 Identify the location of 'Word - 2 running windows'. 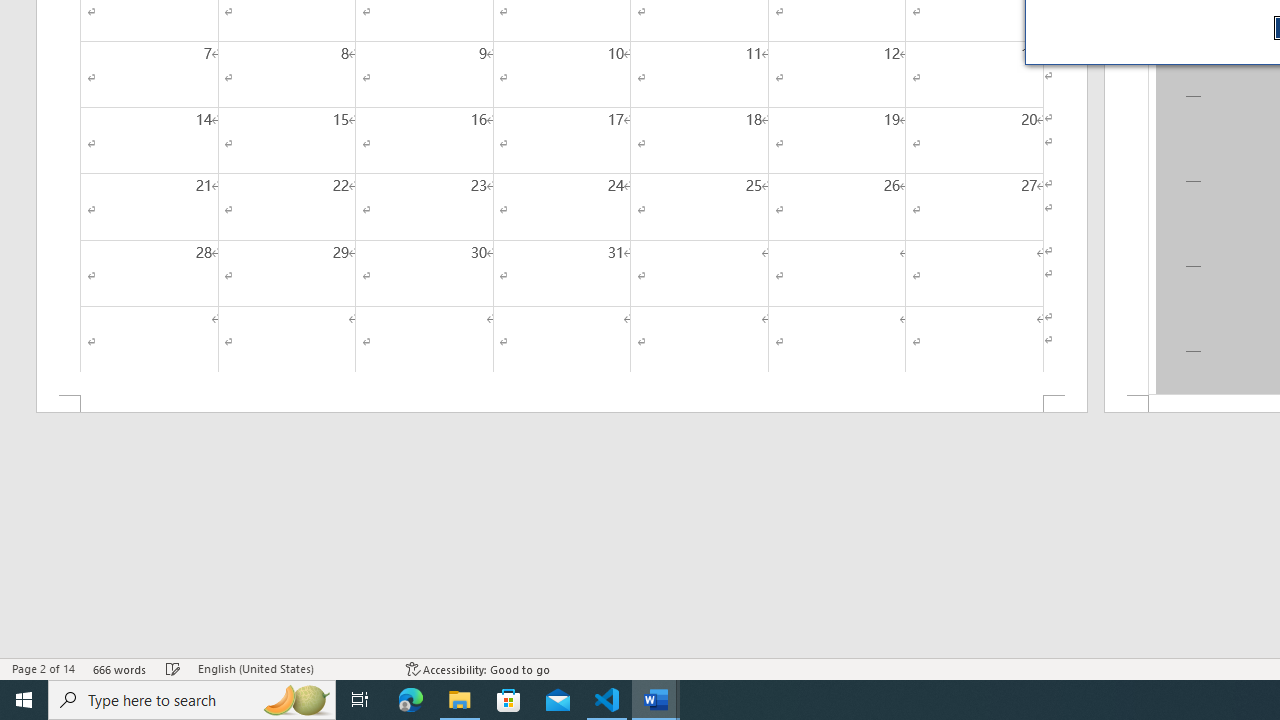
(656, 698).